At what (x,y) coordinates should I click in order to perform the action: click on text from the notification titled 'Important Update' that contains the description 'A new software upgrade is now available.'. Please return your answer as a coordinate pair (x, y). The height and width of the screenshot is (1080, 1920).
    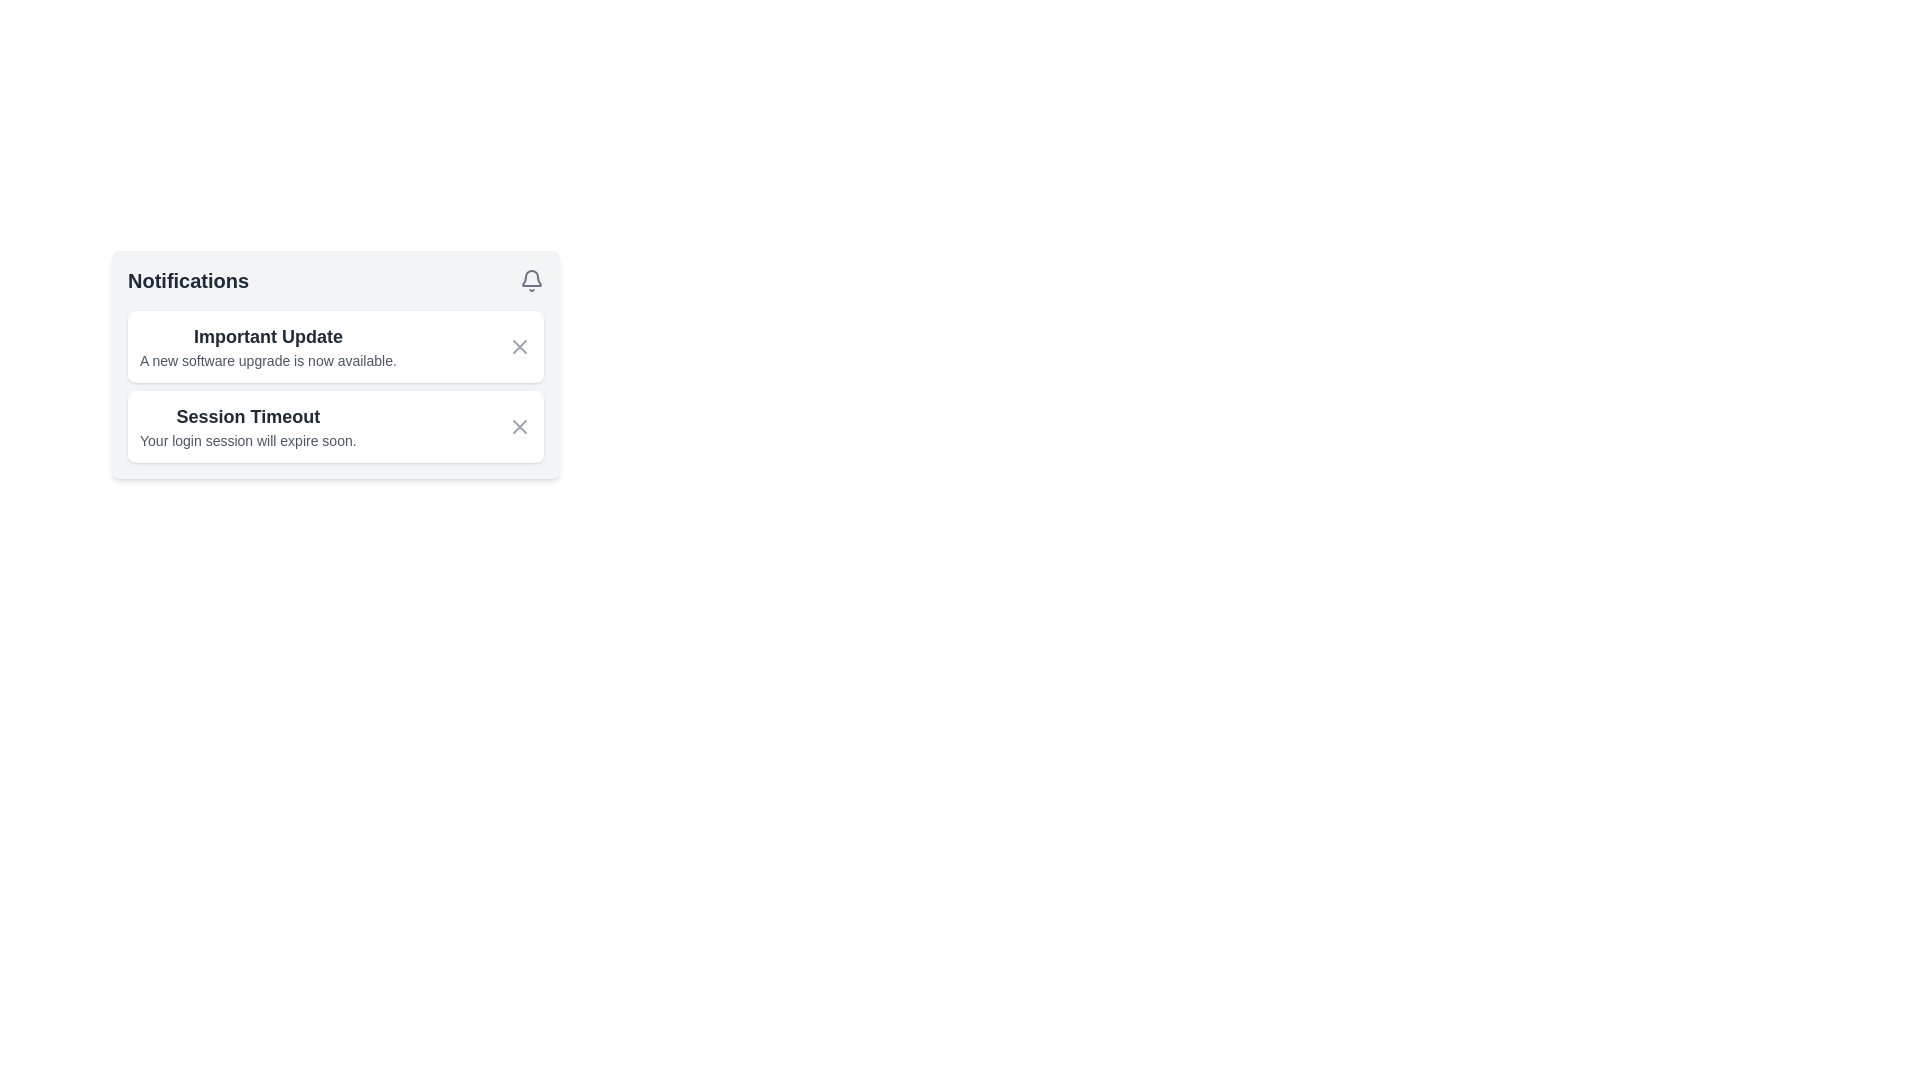
    Looking at the image, I should click on (267, 346).